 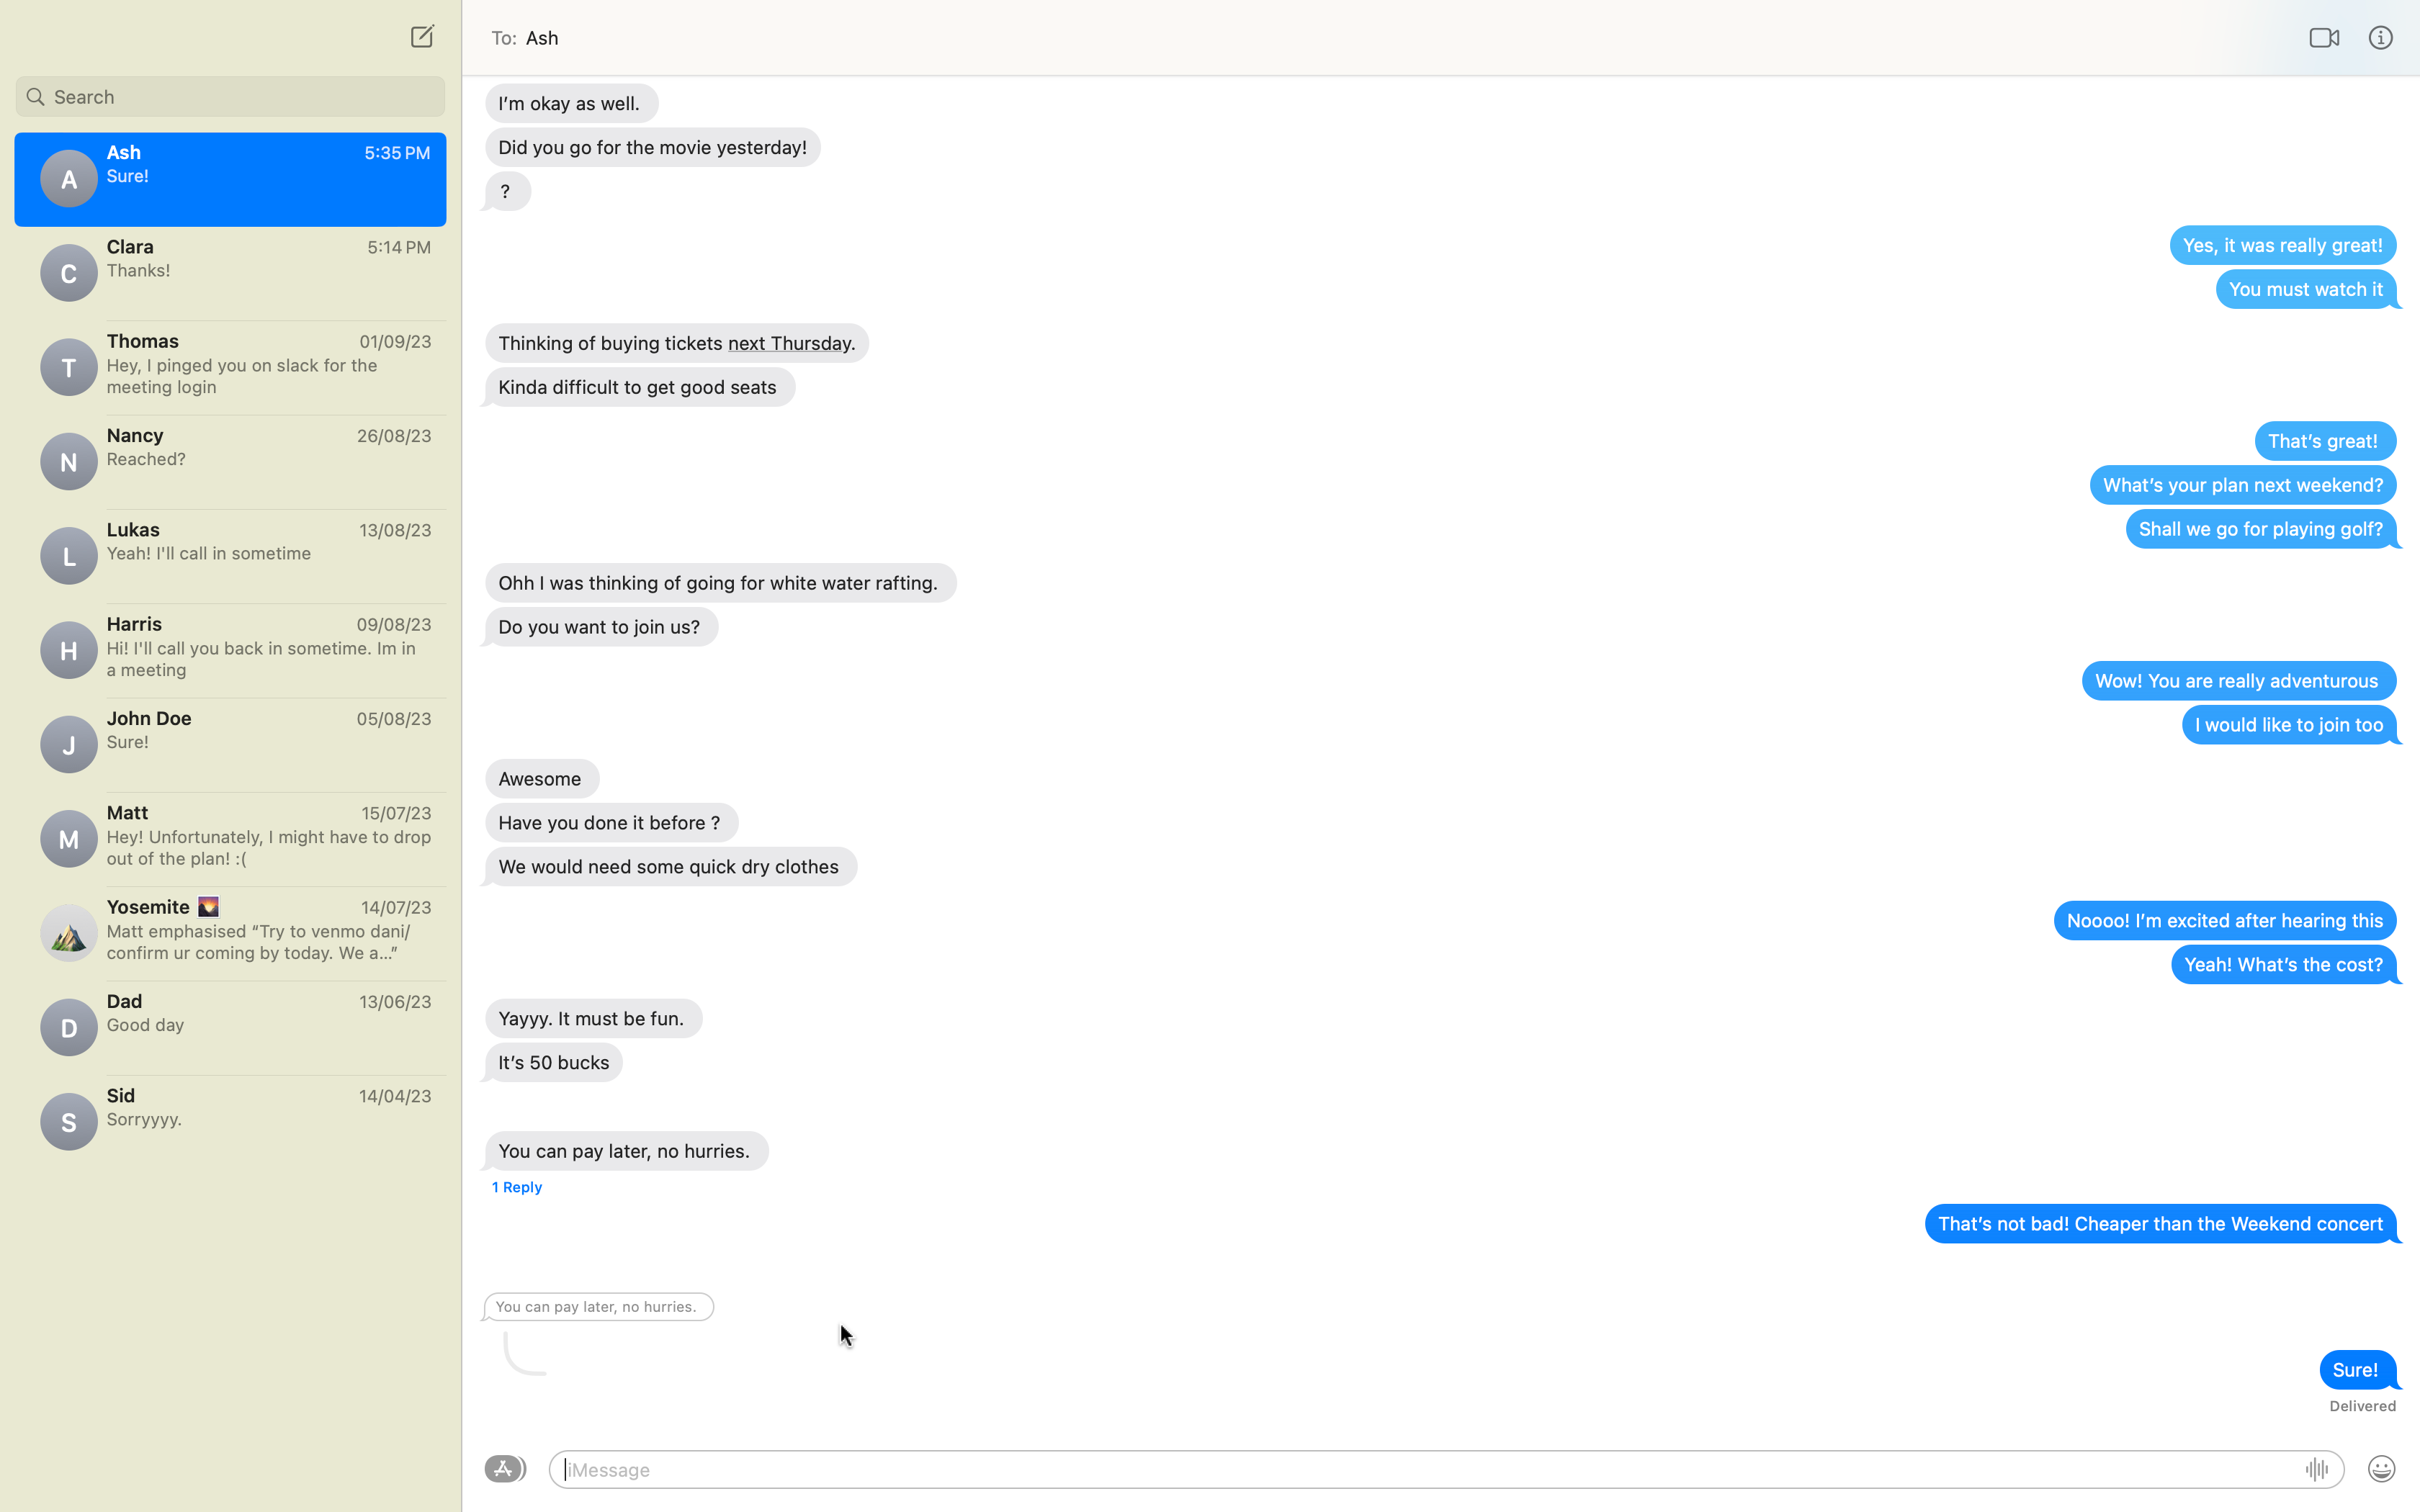 I want to click on Go to your father"s chat located in the left menu, so click(x=229, y=1020).